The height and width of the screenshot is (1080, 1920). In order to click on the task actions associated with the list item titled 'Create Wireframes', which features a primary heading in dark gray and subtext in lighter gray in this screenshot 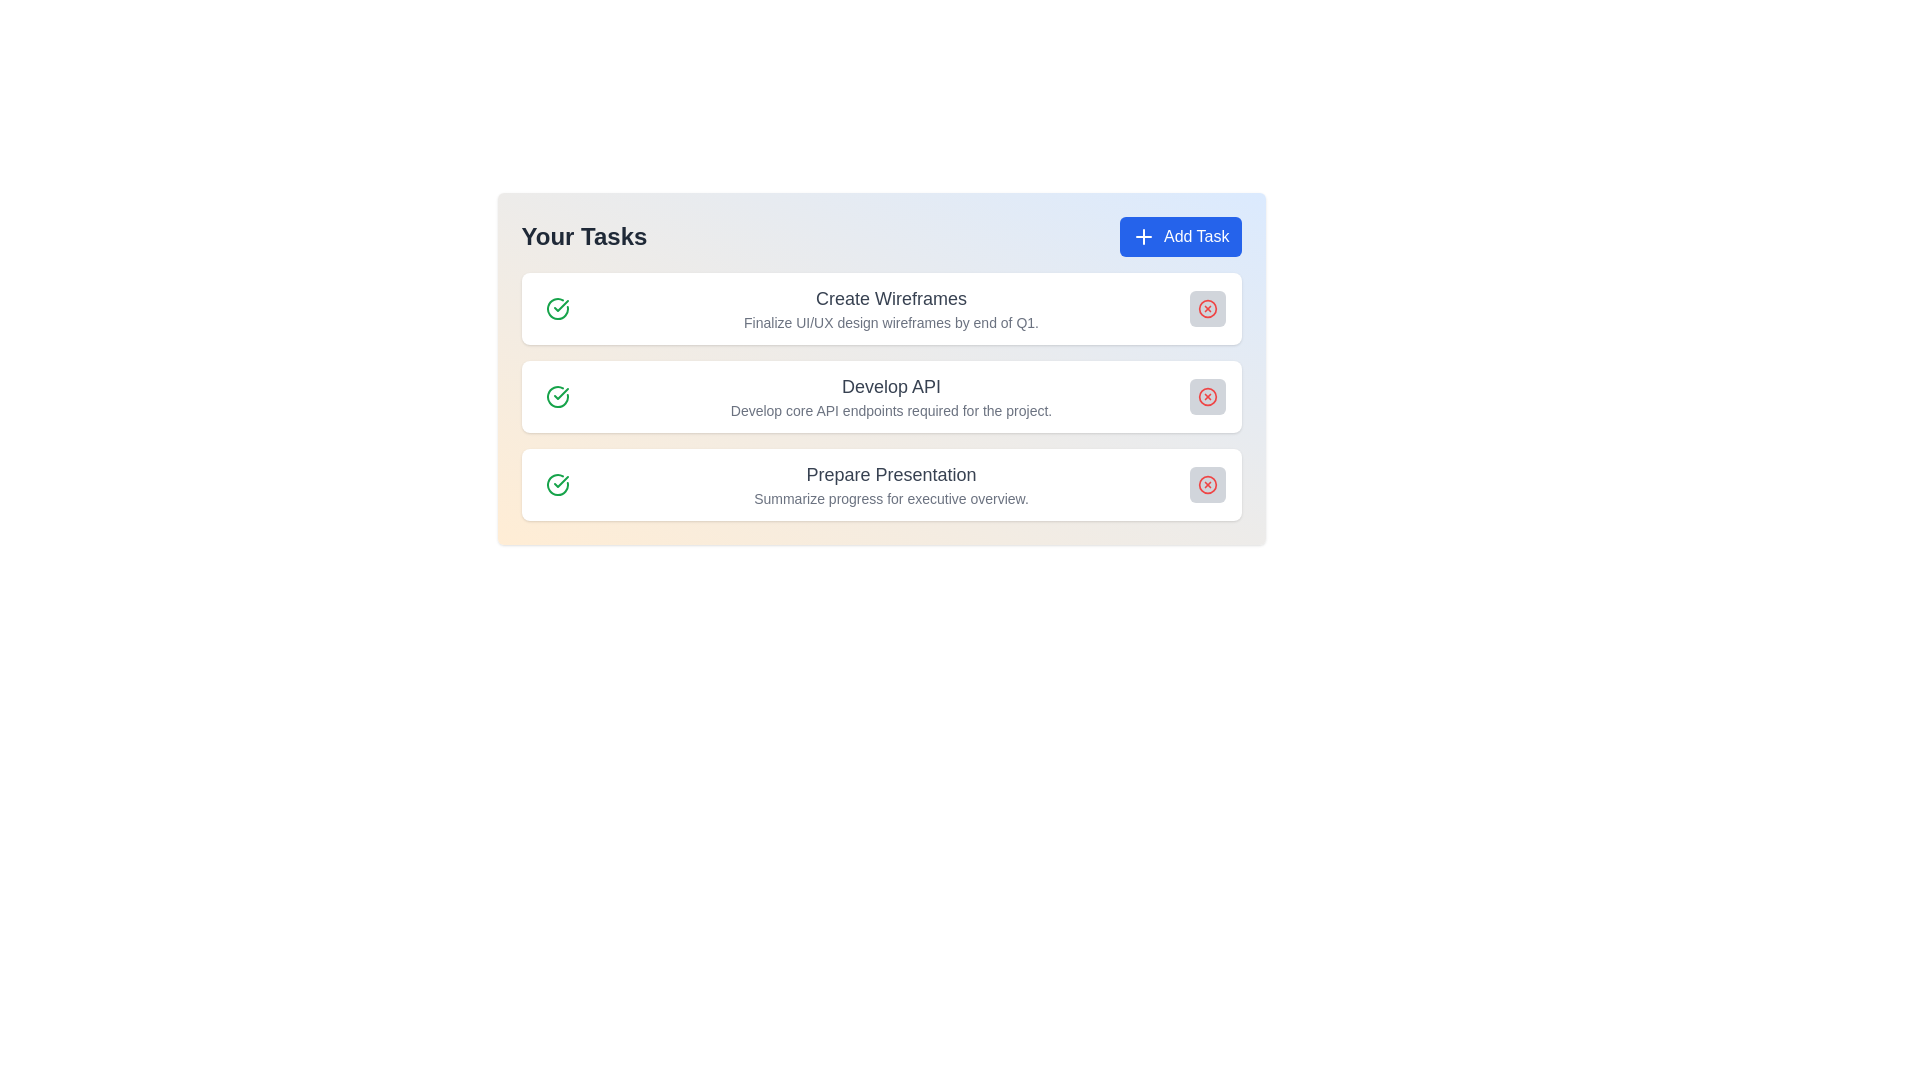, I will do `click(890, 308)`.